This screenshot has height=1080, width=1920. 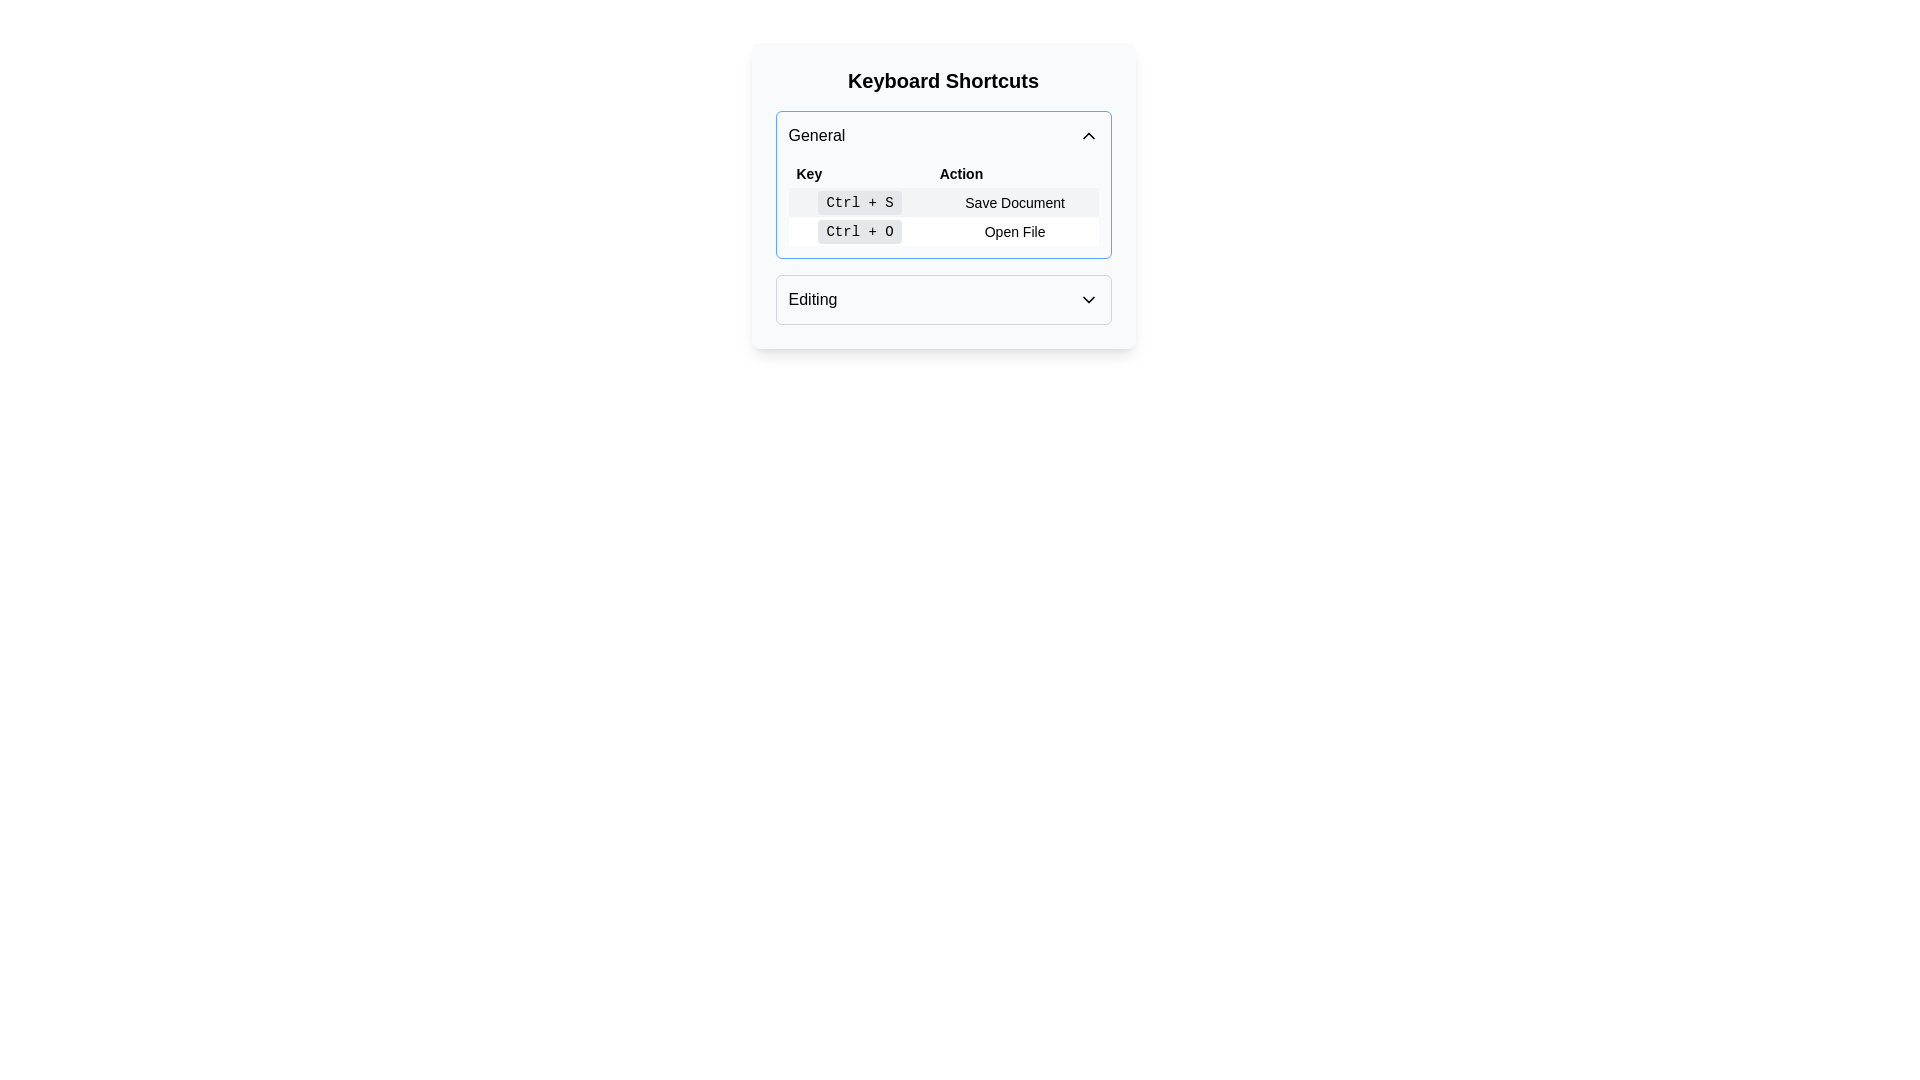 I want to click on the Chevron icon (expand/collapse indicator) located to the right of the 'General' header, so click(x=1087, y=135).